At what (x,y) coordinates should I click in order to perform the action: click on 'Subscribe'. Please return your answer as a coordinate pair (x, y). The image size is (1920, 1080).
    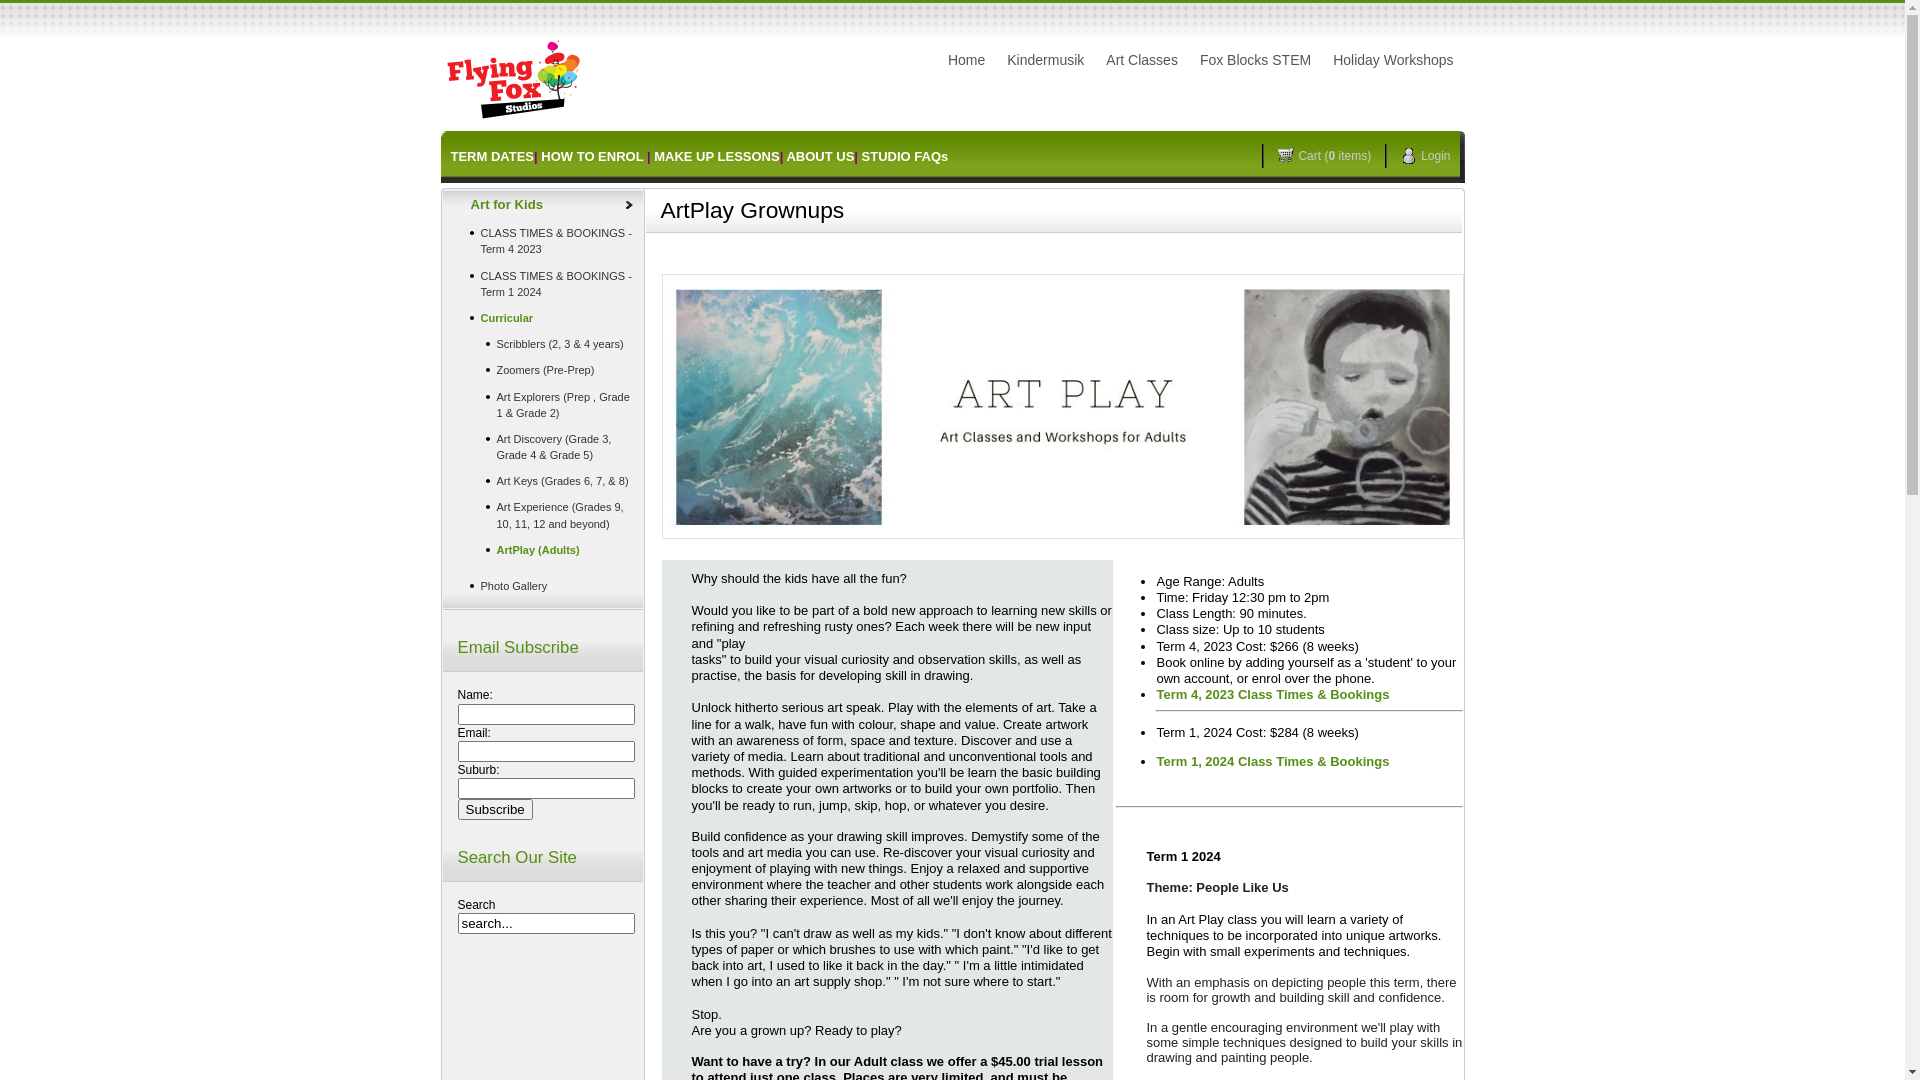
    Looking at the image, I should click on (495, 808).